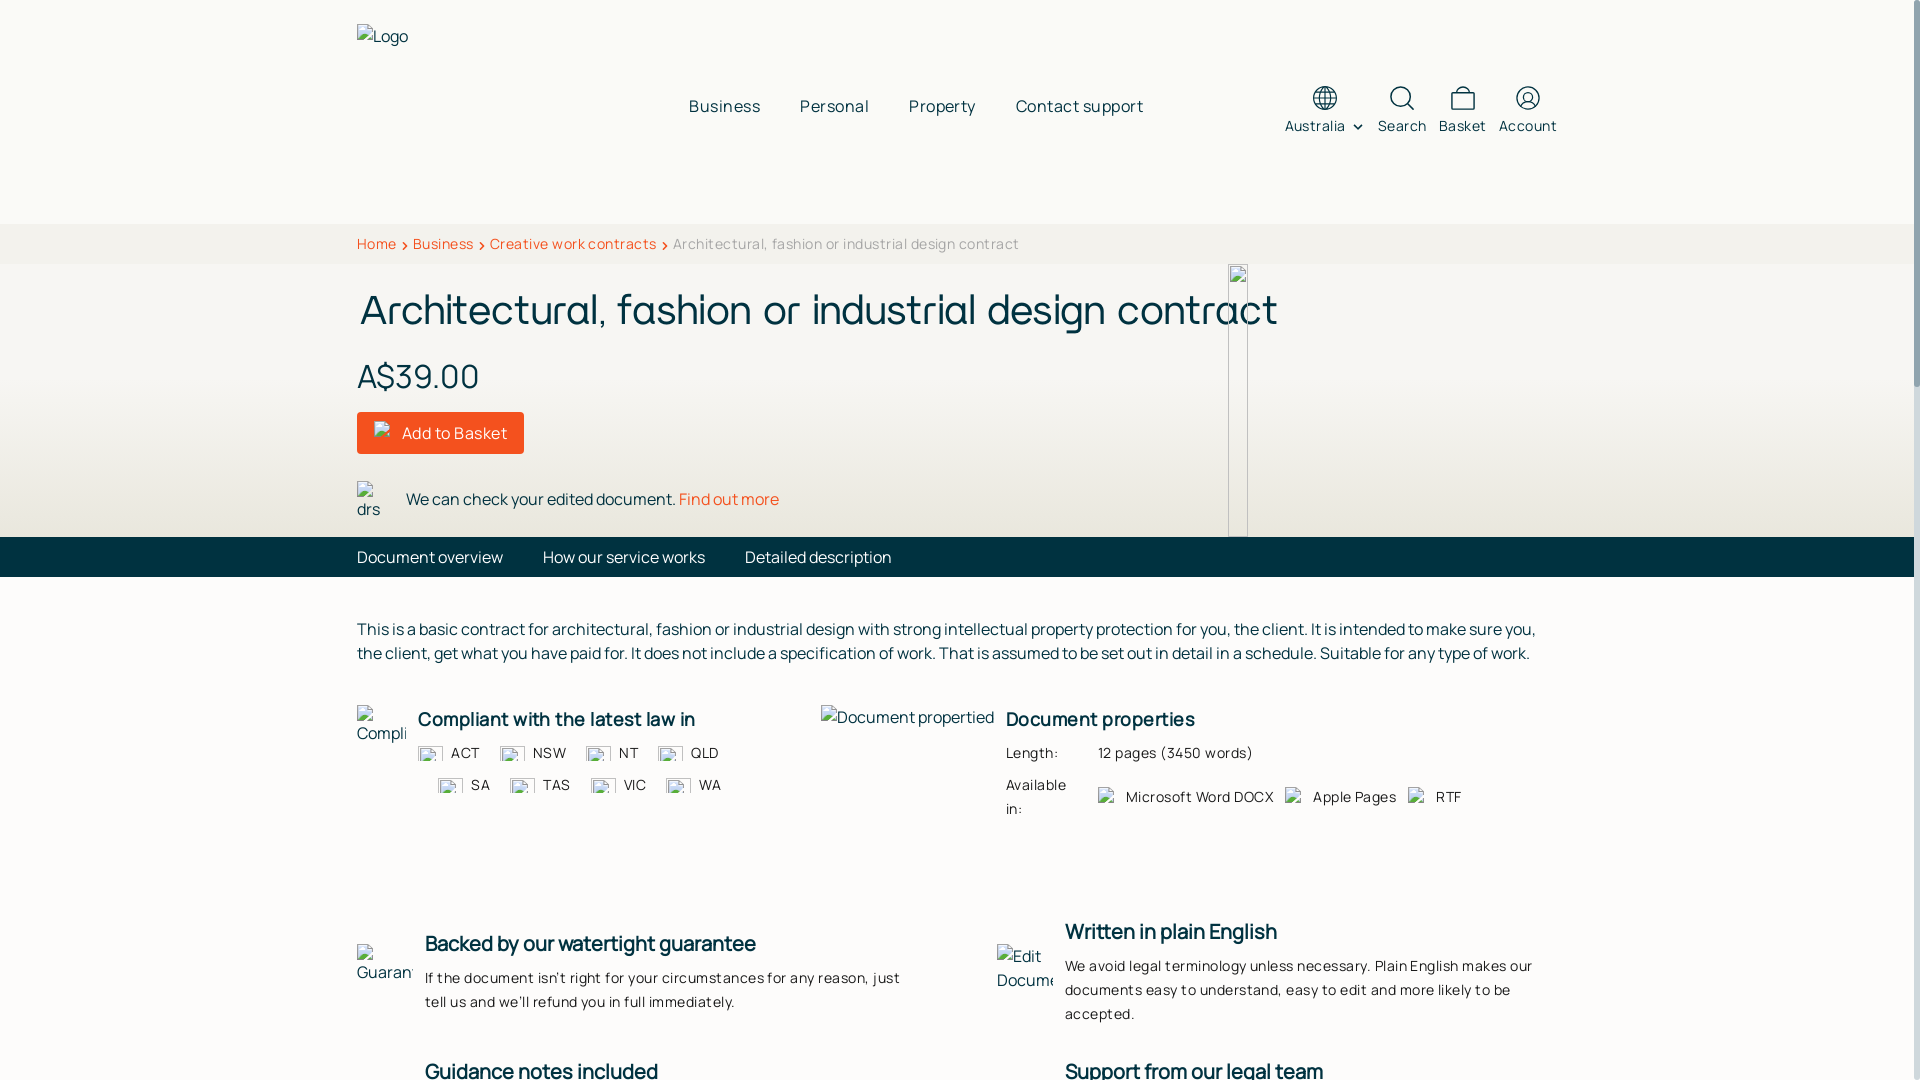 The image size is (1920, 1080). Describe the element at coordinates (1325, 126) in the screenshot. I see `'Australia'` at that location.